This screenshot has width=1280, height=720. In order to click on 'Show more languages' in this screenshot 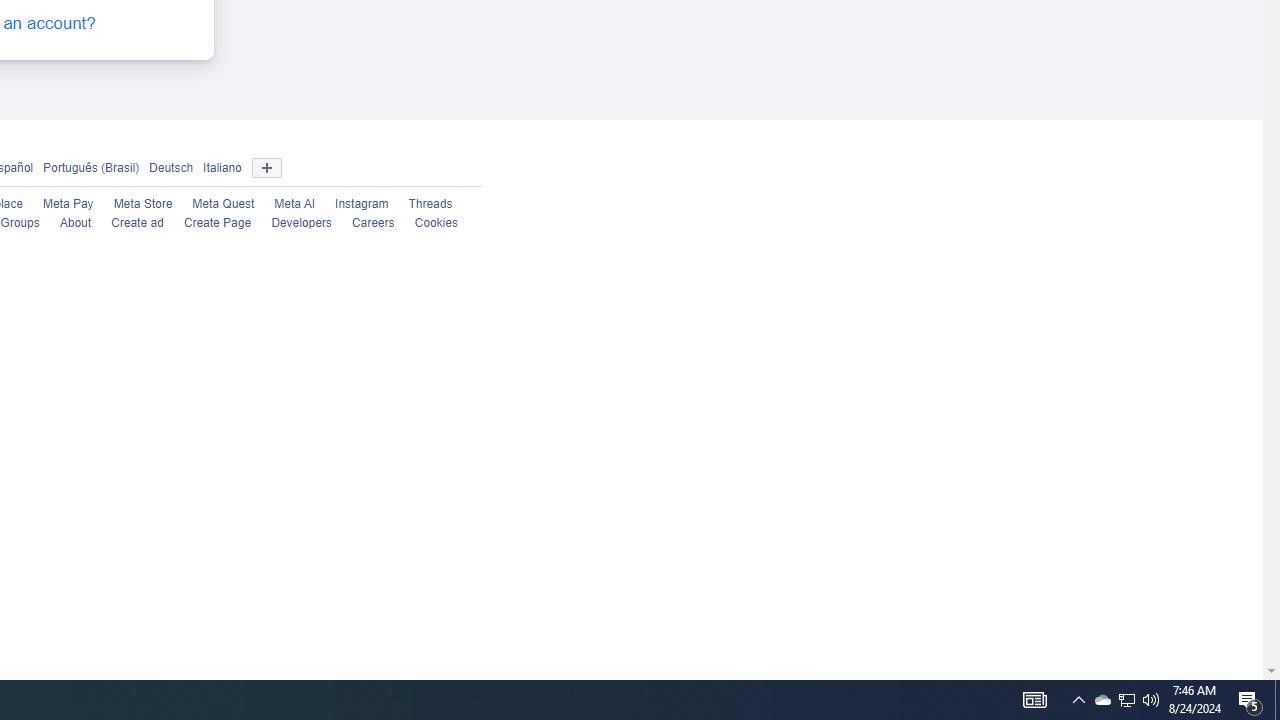, I will do `click(265, 167)`.